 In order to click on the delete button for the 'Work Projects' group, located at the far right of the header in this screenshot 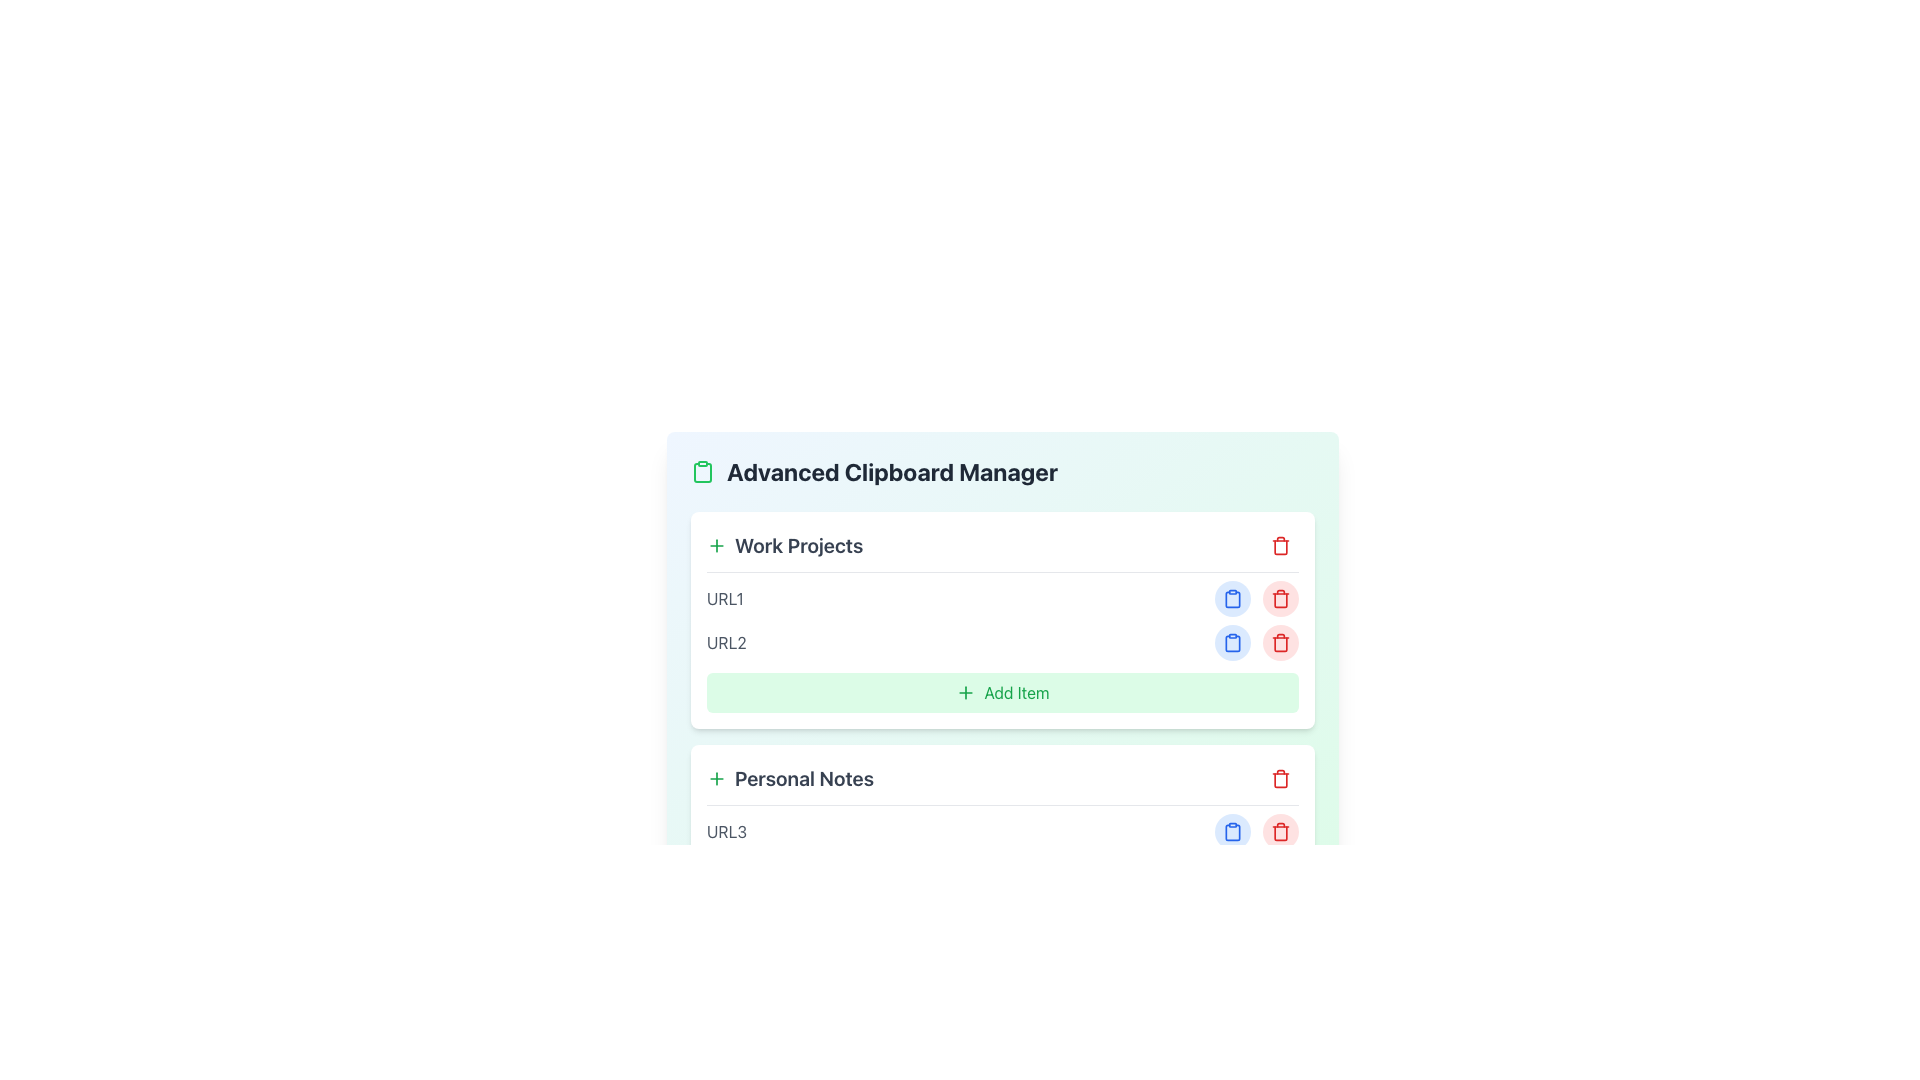, I will do `click(1281, 546)`.